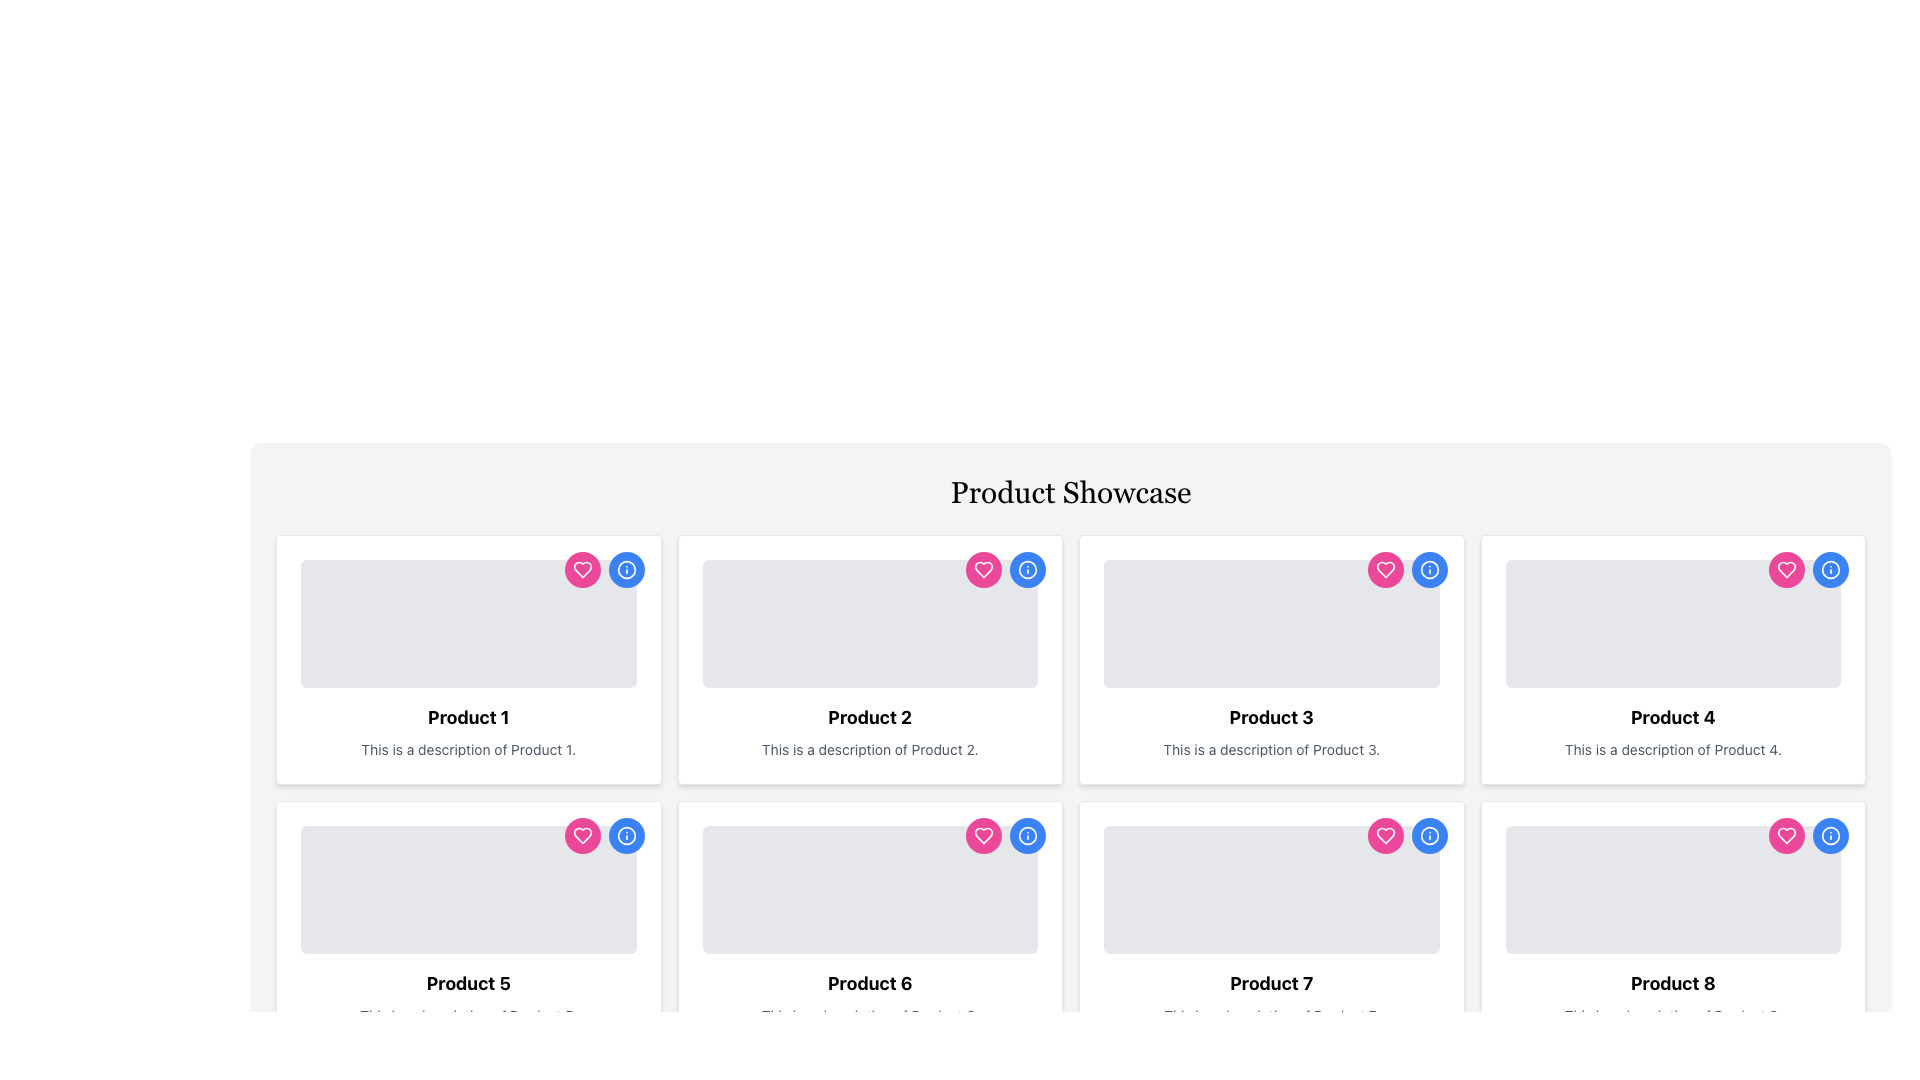  What do you see at coordinates (625, 570) in the screenshot?
I see `the information icon button located in the top-right corner of the 'Product 1' card` at bounding box center [625, 570].